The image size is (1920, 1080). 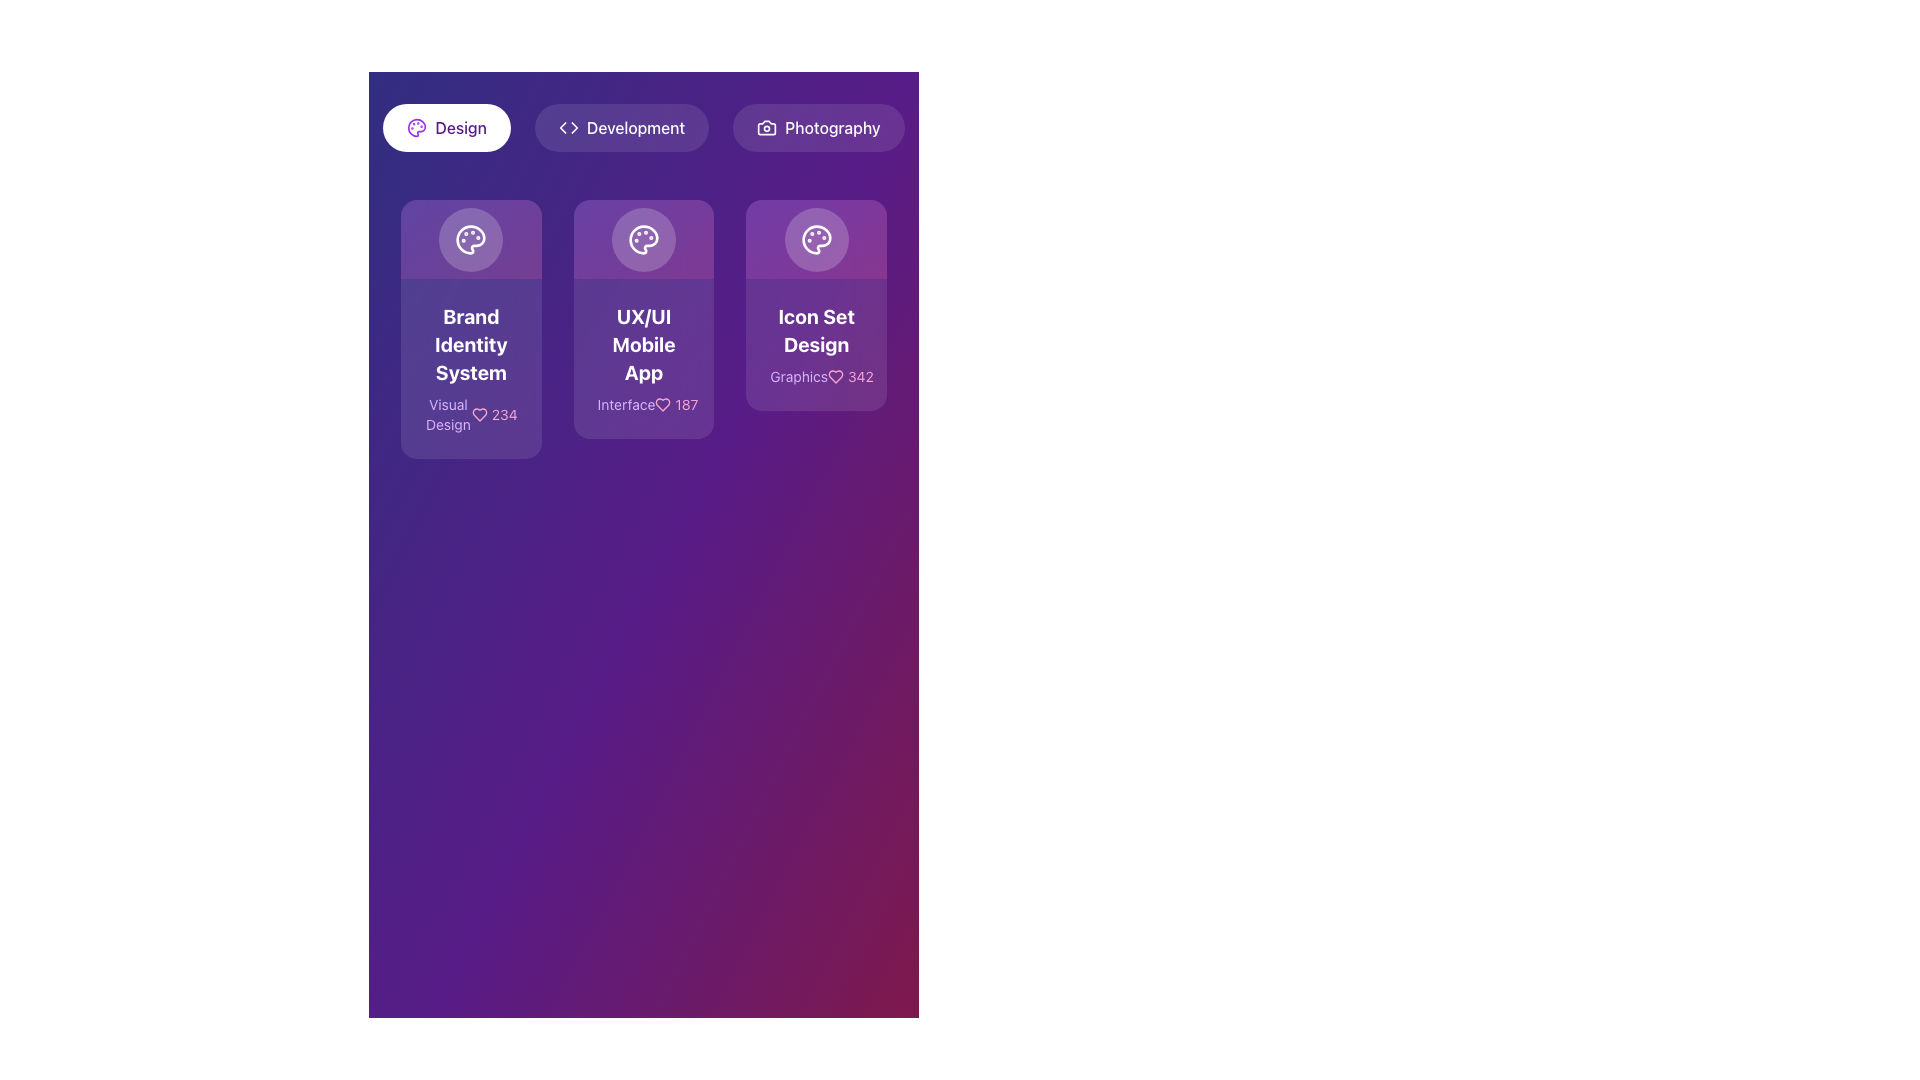 What do you see at coordinates (818, 127) in the screenshot?
I see `the 'Photography' button, which is the third button in a horizontal list` at bounding box center [818, 127].